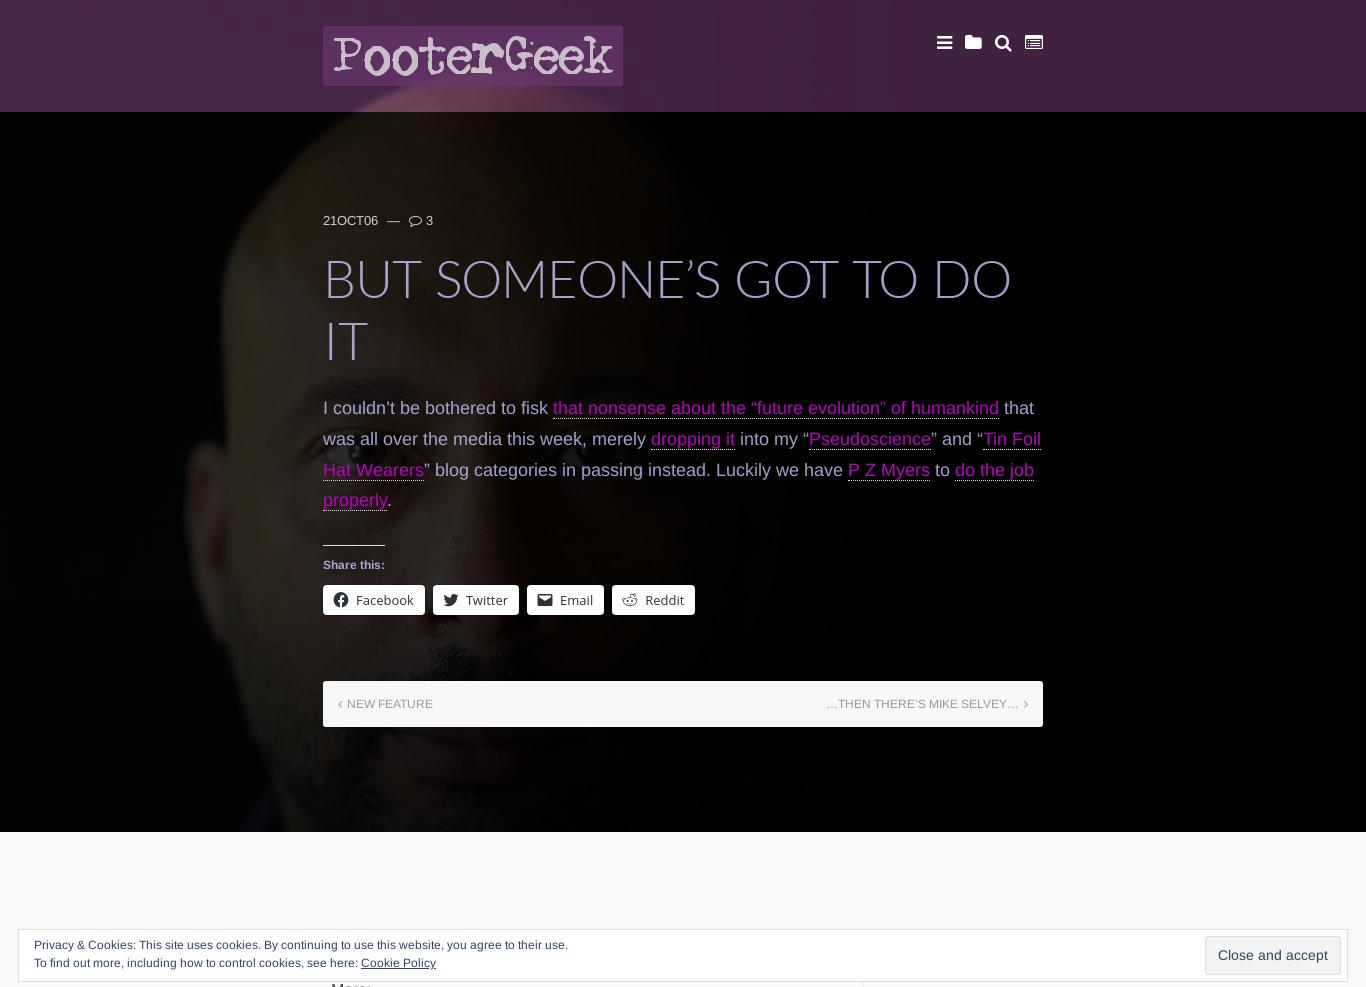 The width and height of the screenshot is (1366, 987). What do you see at coordinates (464, 598) in the screenshot?
I see `'Twitter'` at bounding box center [464, 598].